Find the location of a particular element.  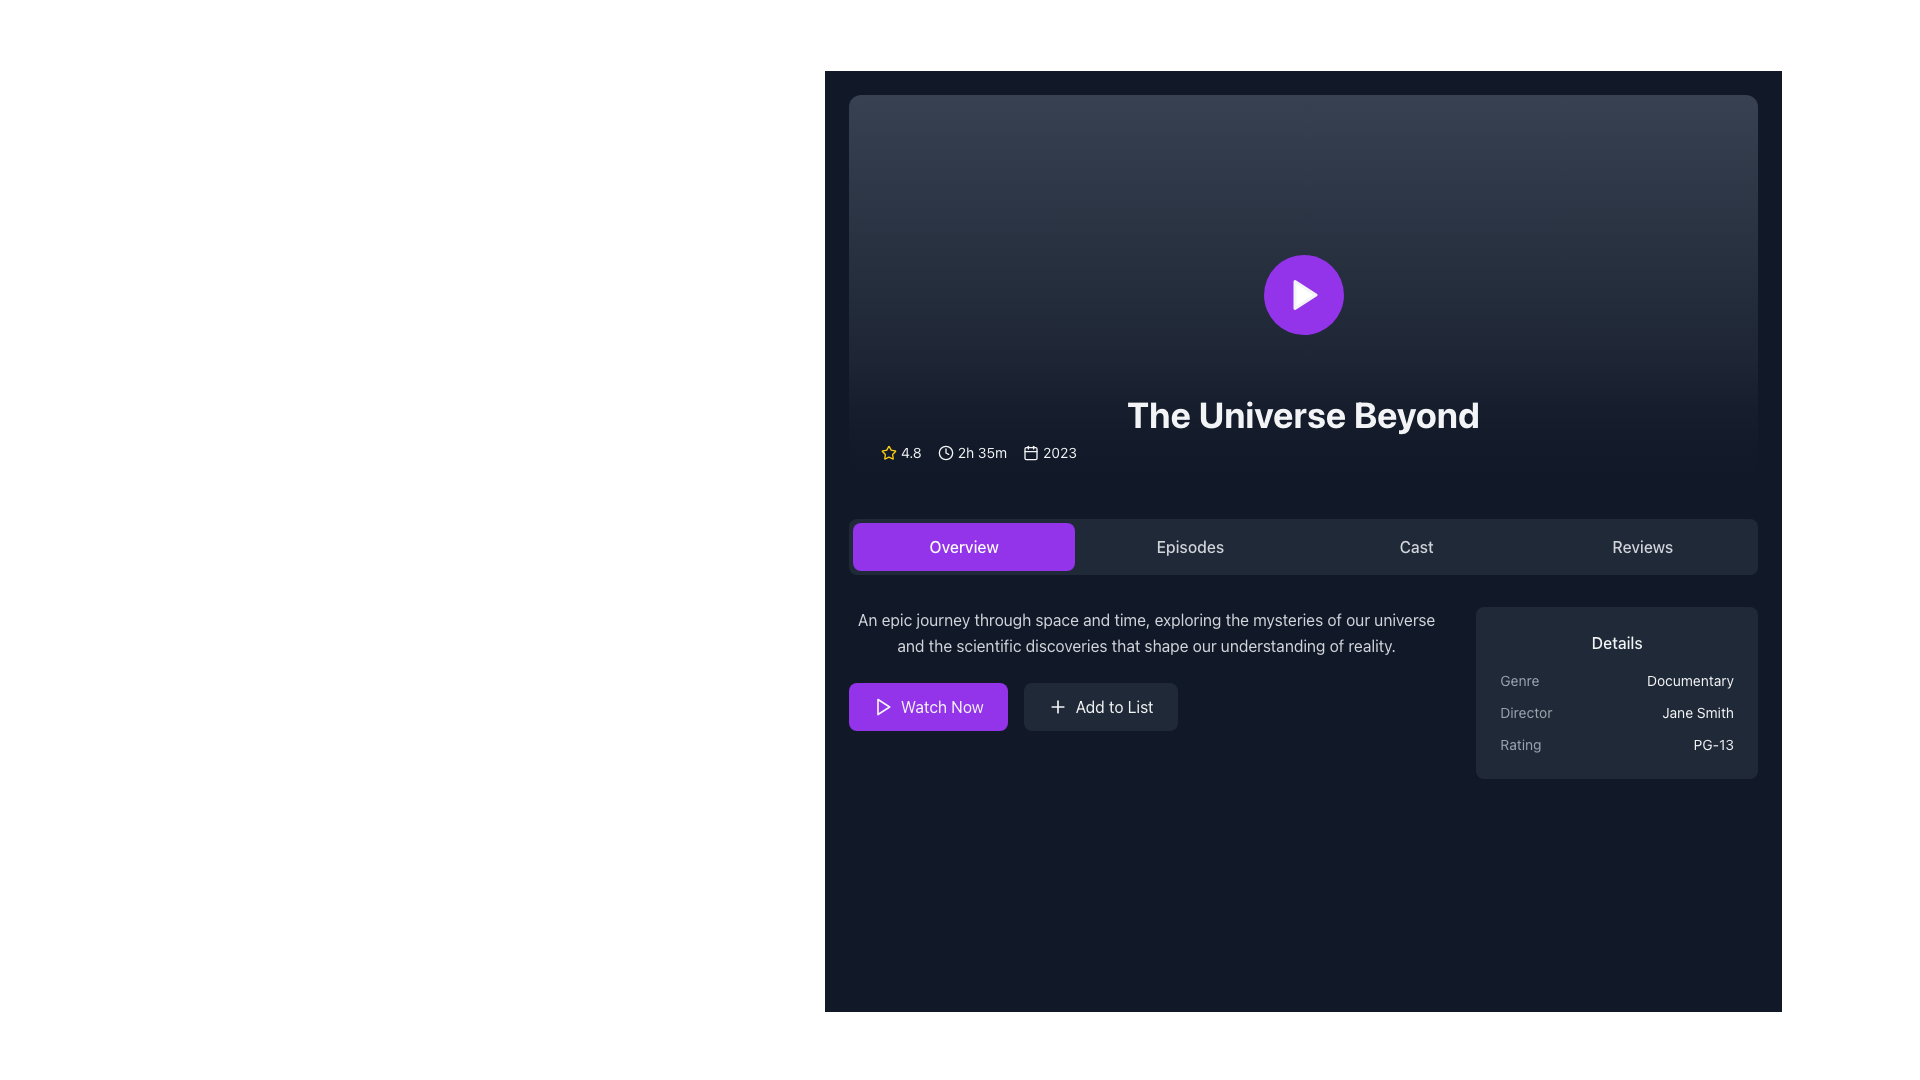

the calendar icon, which is a white icon with rounded corners located next to the text '2023' at the top-center of the interface is located at coordinates (1031, 452).